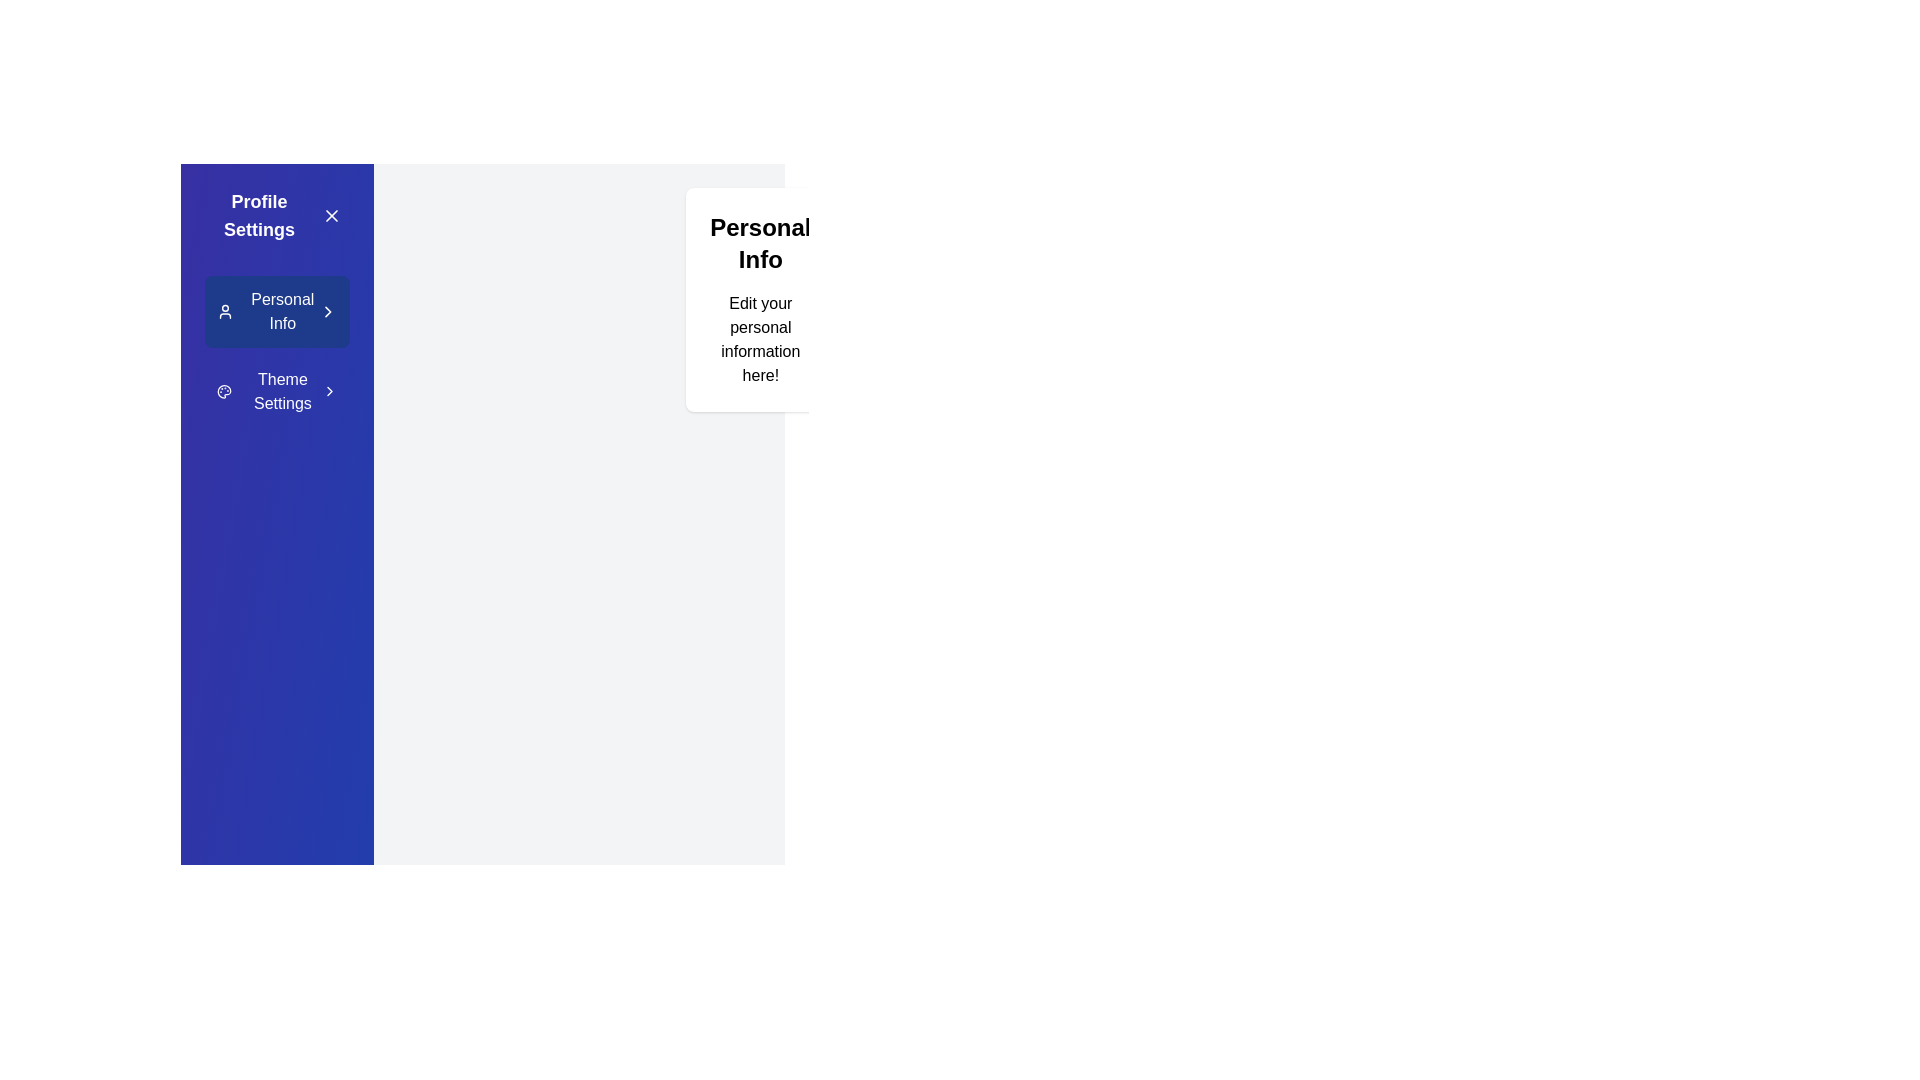  Describe the element at coordinates (258, 216) in the screenshot. I see `text 'Profile Settings' displayed in a bold font style at the top-left corner of the sidebar with a blue background` at that location.